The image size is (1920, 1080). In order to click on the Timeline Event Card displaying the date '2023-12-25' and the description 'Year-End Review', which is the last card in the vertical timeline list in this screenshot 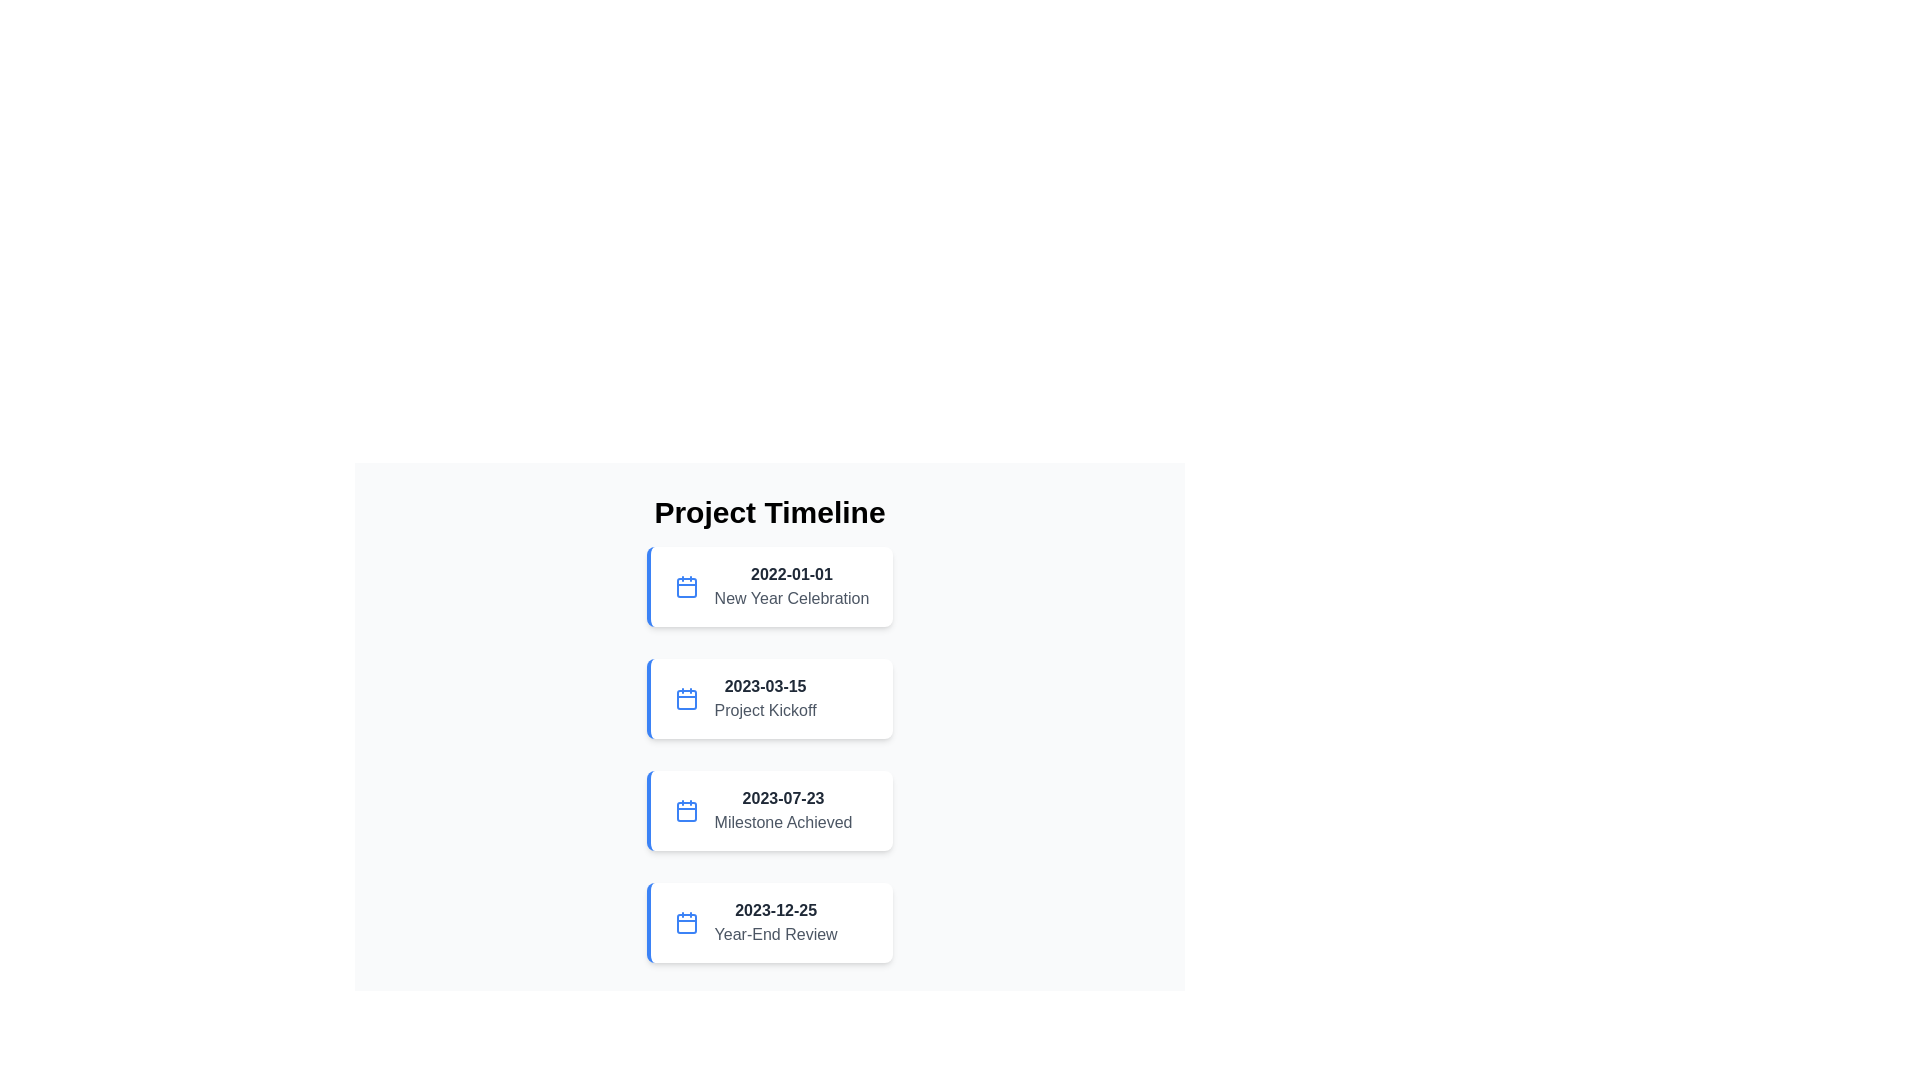, I will do `click(768, 922)`.